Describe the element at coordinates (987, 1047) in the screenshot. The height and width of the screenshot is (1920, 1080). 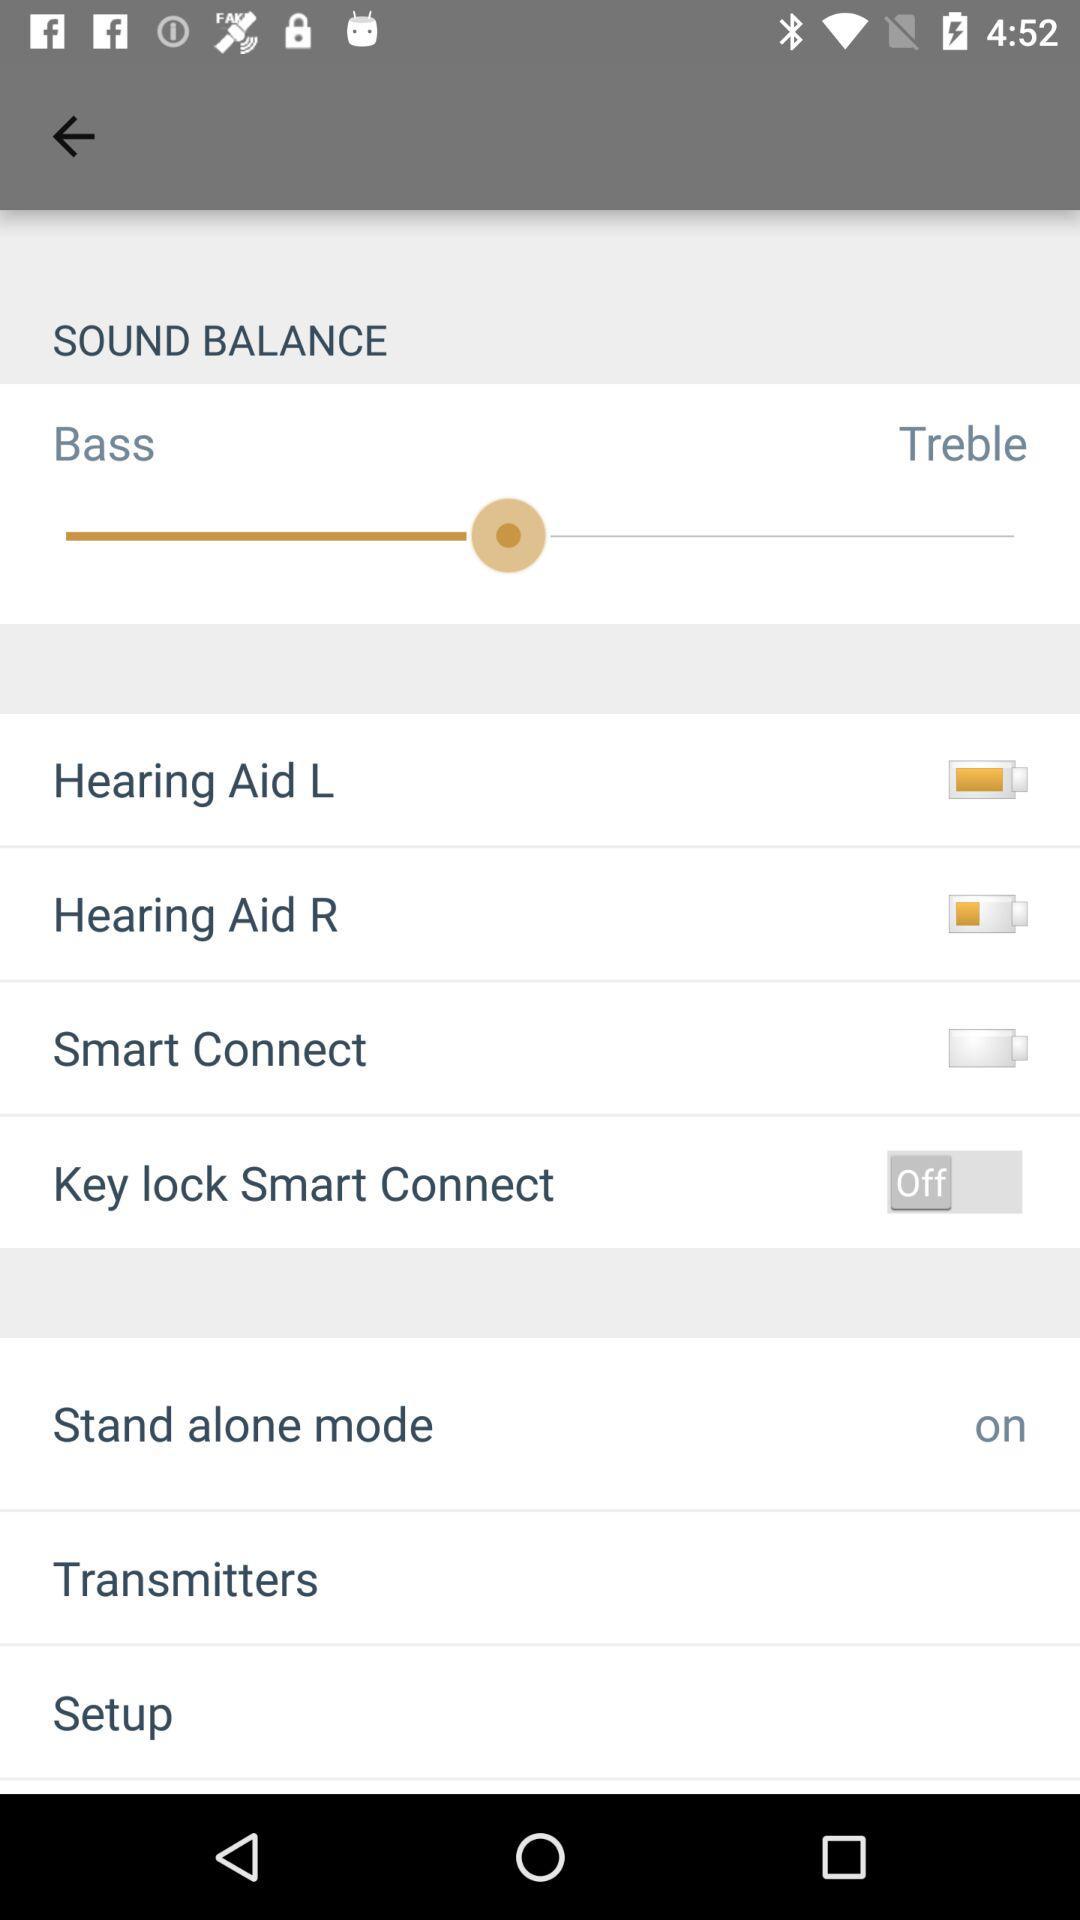
I see `the third battery symbol from top` at that location.